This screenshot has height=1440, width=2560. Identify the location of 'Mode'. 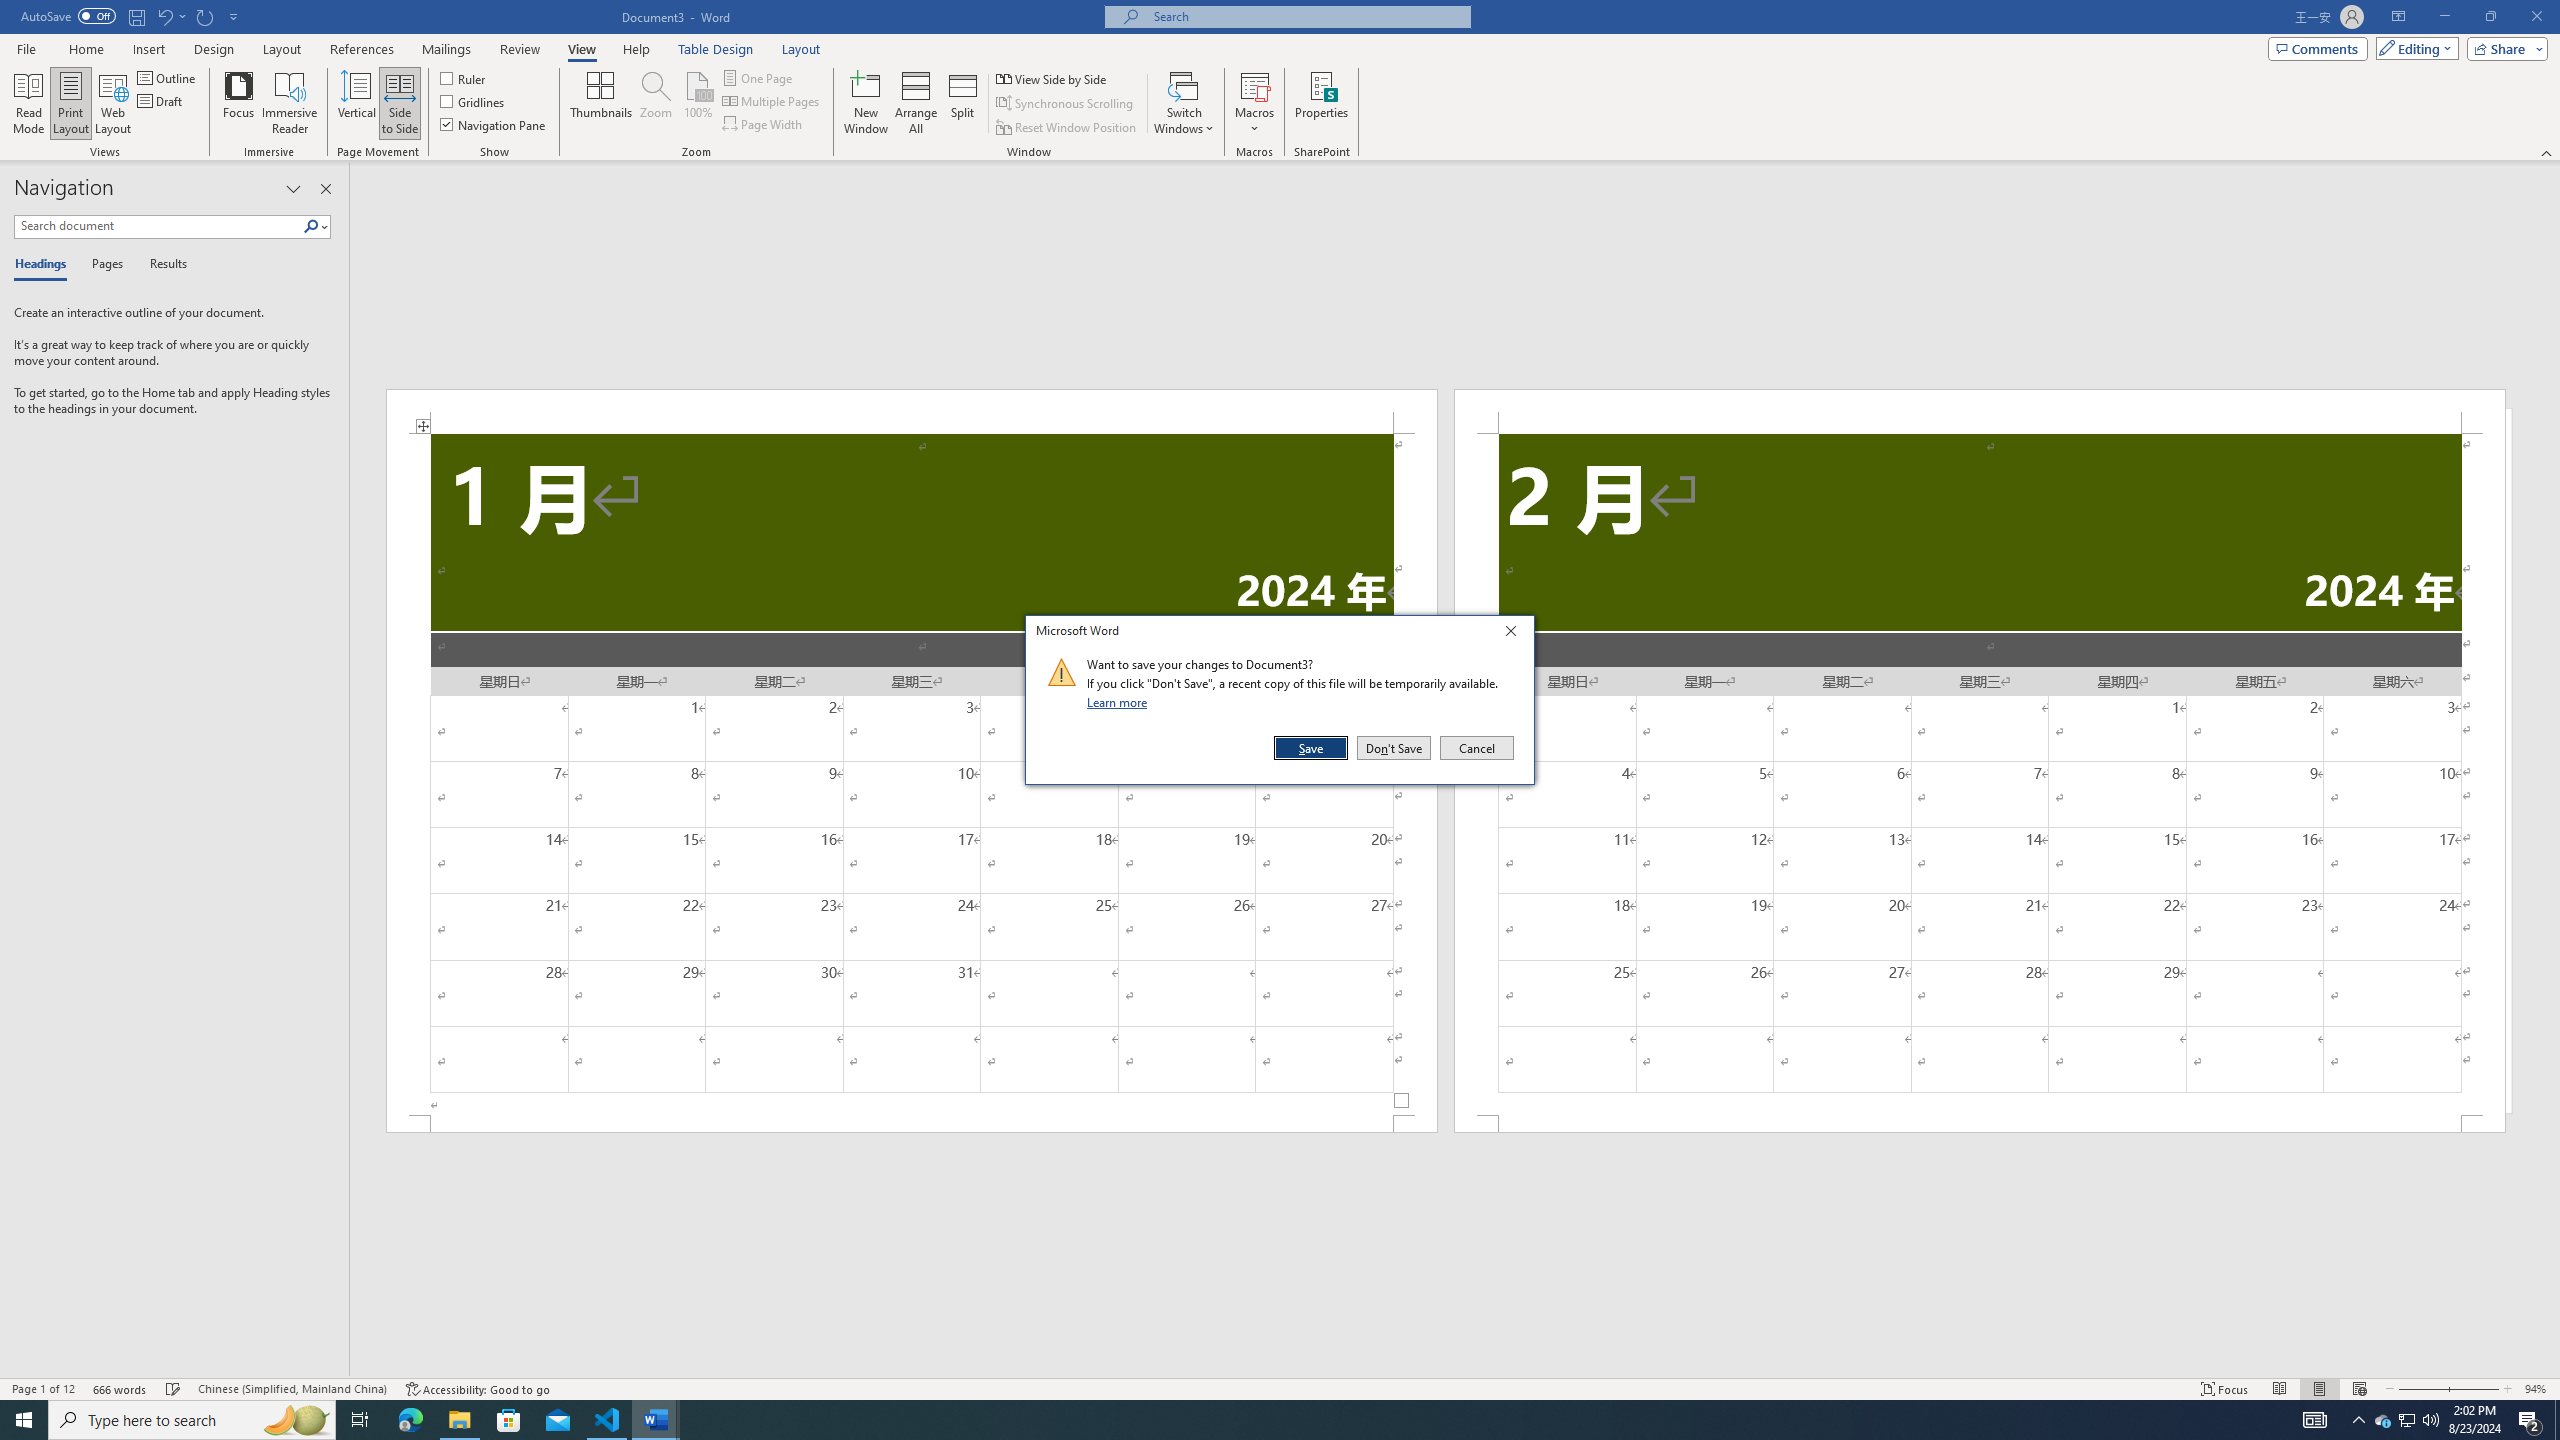
(2413, 47).